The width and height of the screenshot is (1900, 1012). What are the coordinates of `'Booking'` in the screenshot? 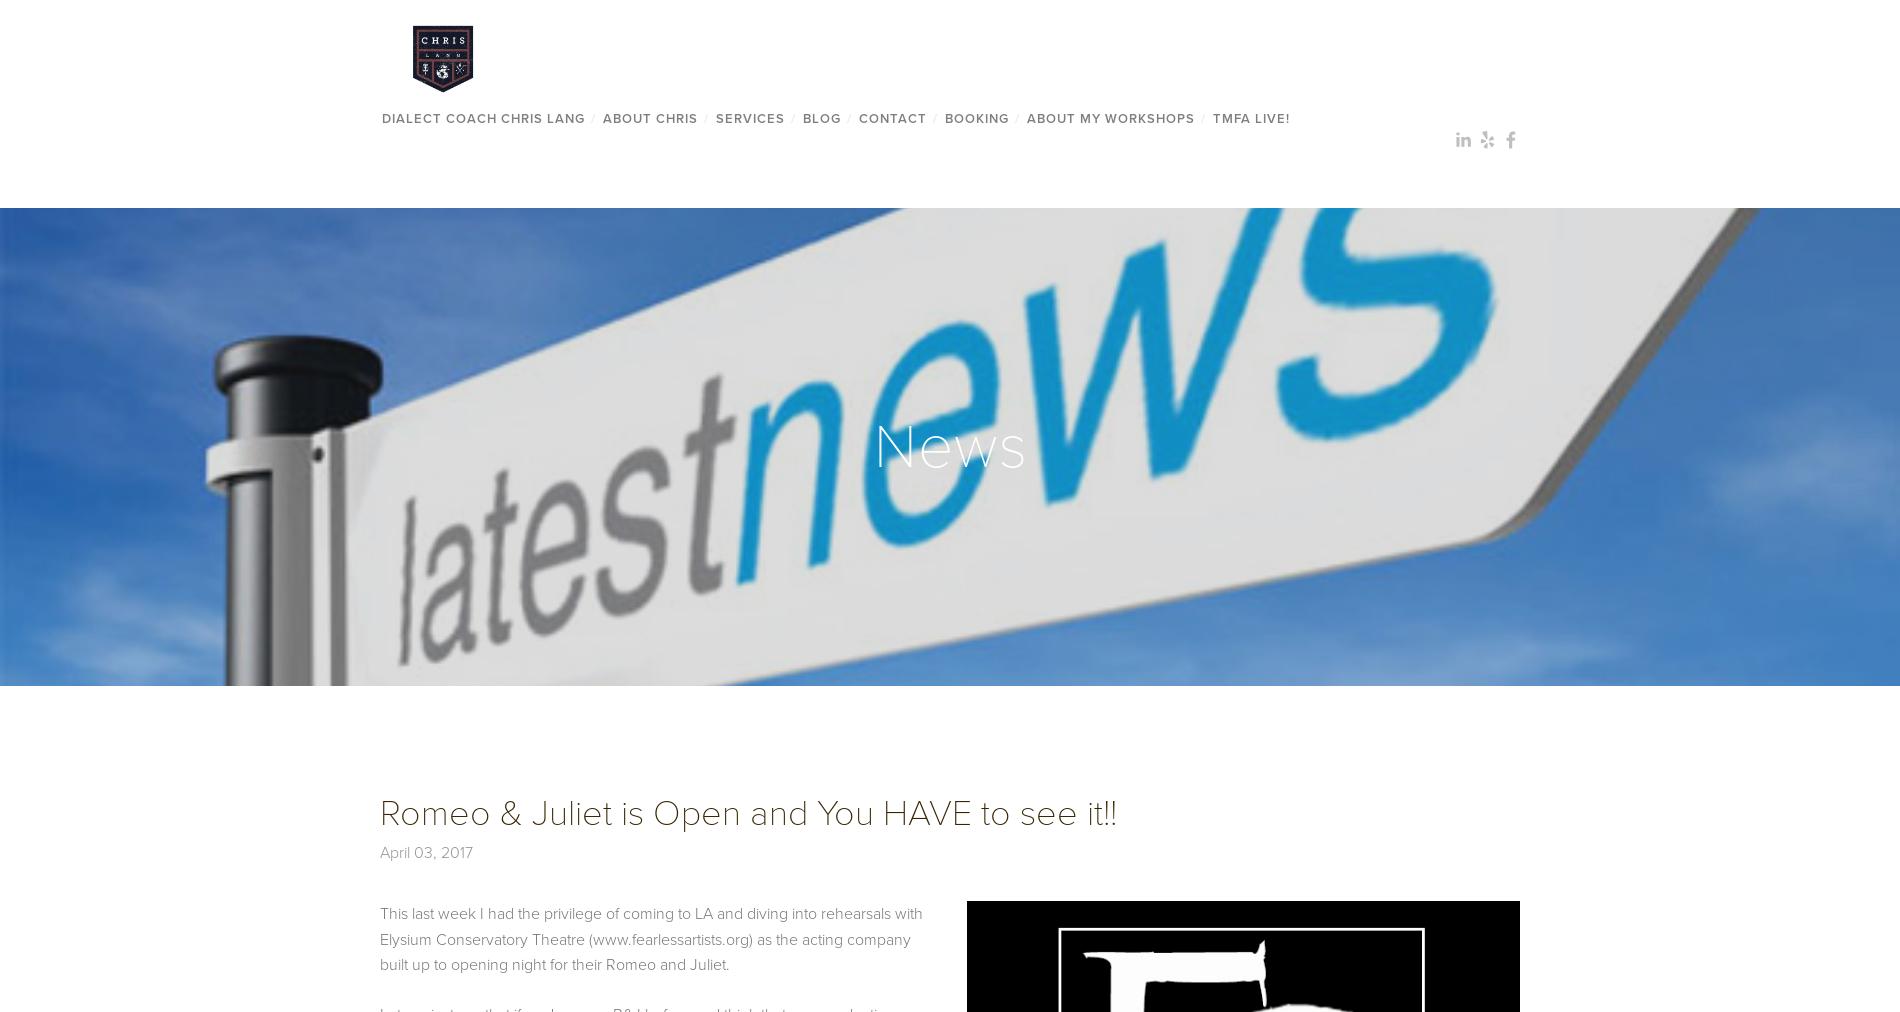 It's located at (976, 116).